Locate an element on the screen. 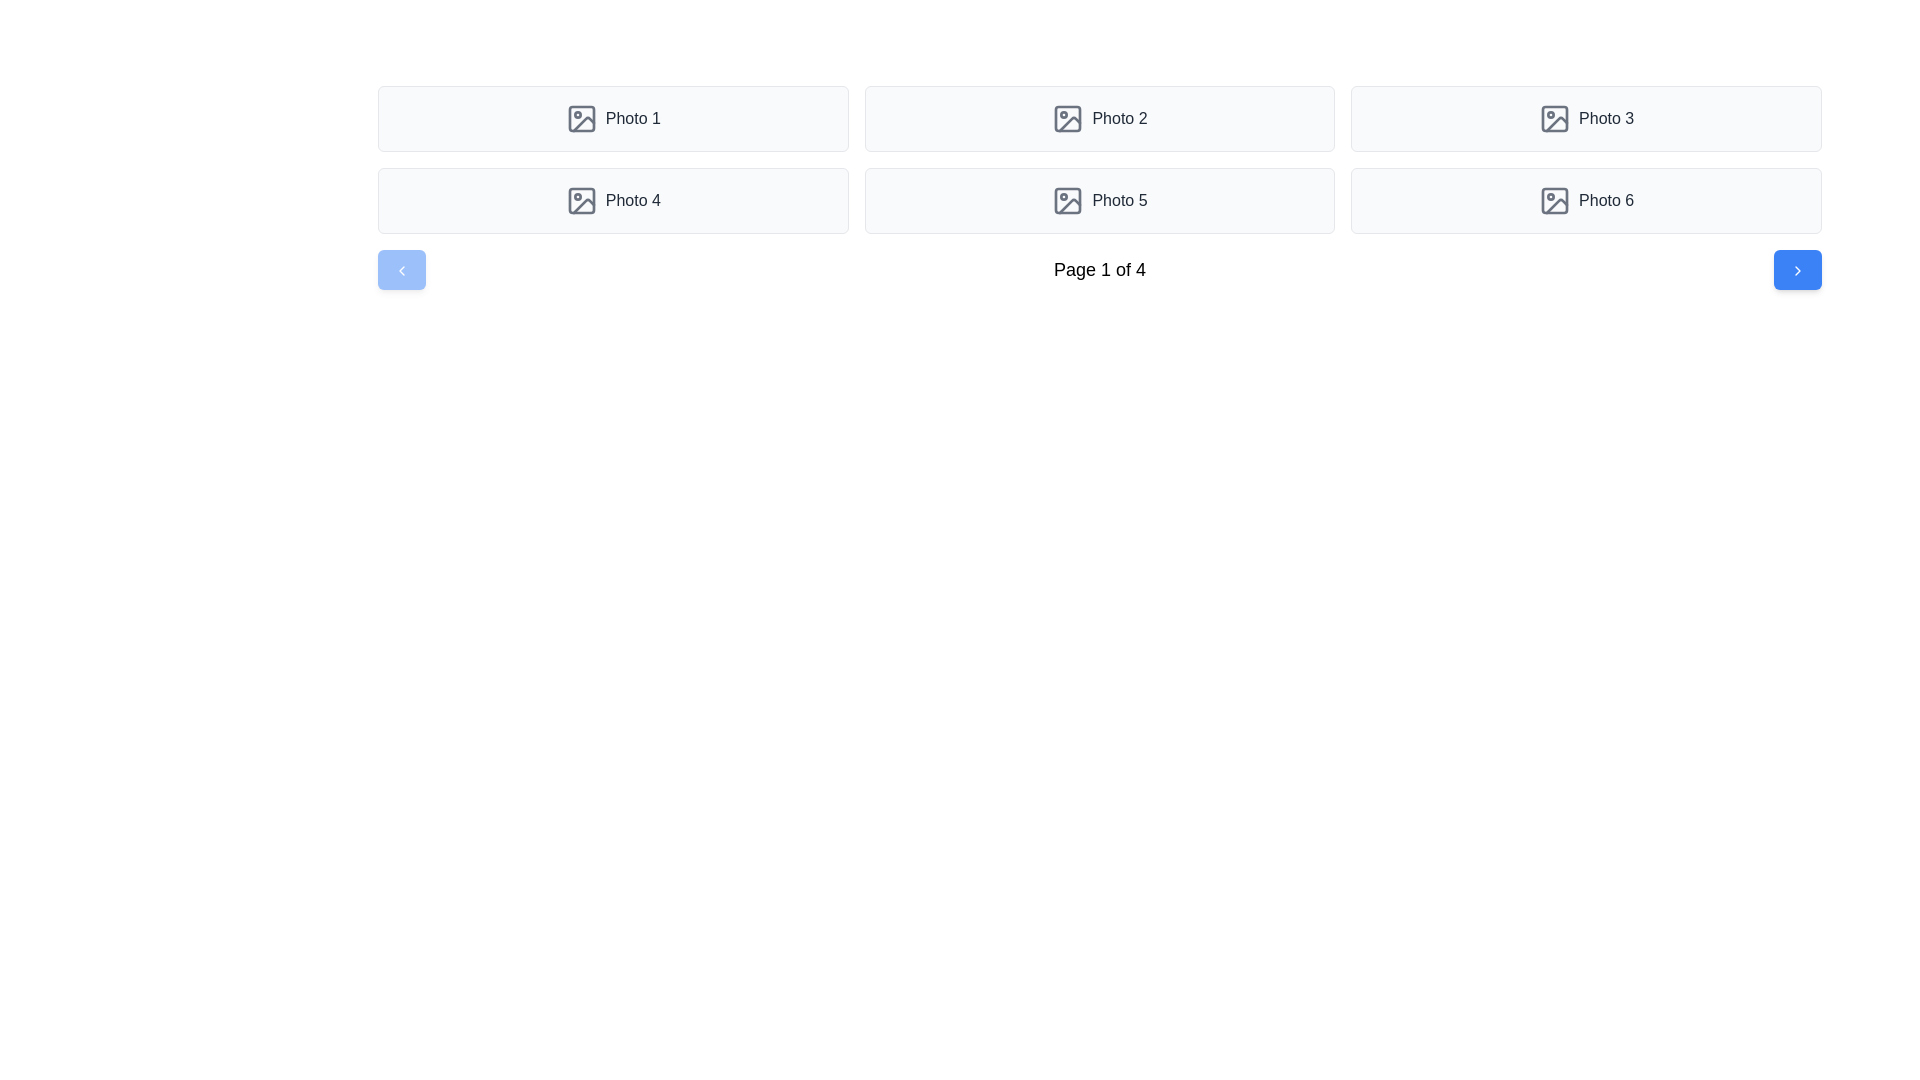  the square-shaped image icon with rounded corners, located in the last grid item labeled 'Photo 6' is located at coordinates (1554, 200).